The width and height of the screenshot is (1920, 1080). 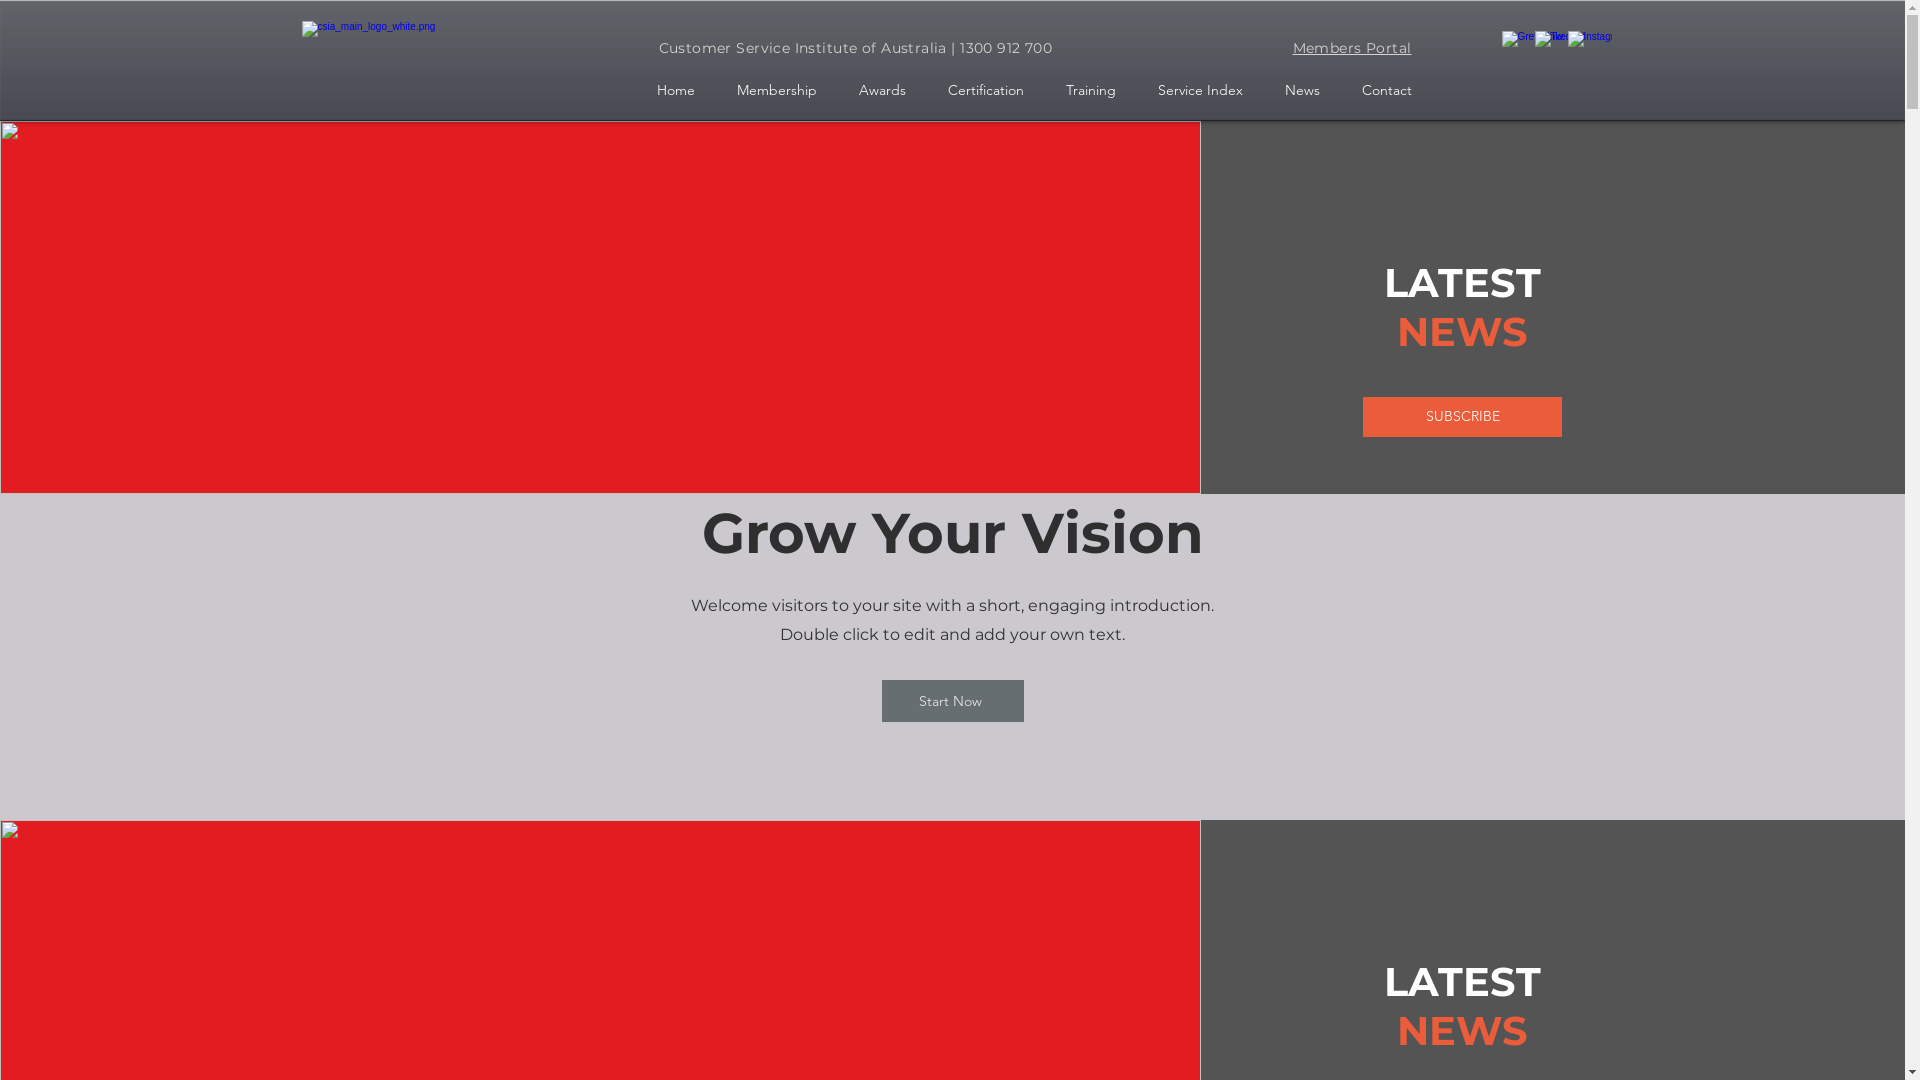 What do you see at coordinates (776, 90) in the screenshot?
I see `'Membership'` at bounding box center [776, 90].